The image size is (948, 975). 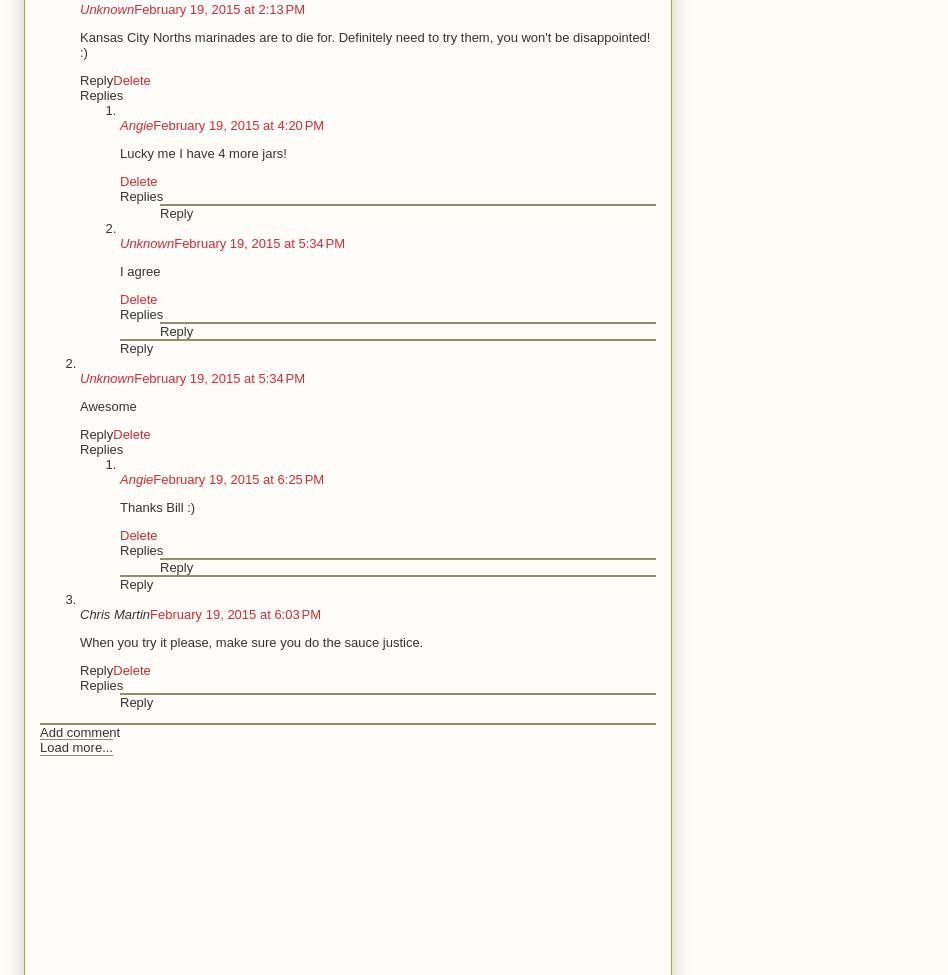 I want to click on 'February 19, 2015 at 2:13 PM', so click(x=218, y=9).